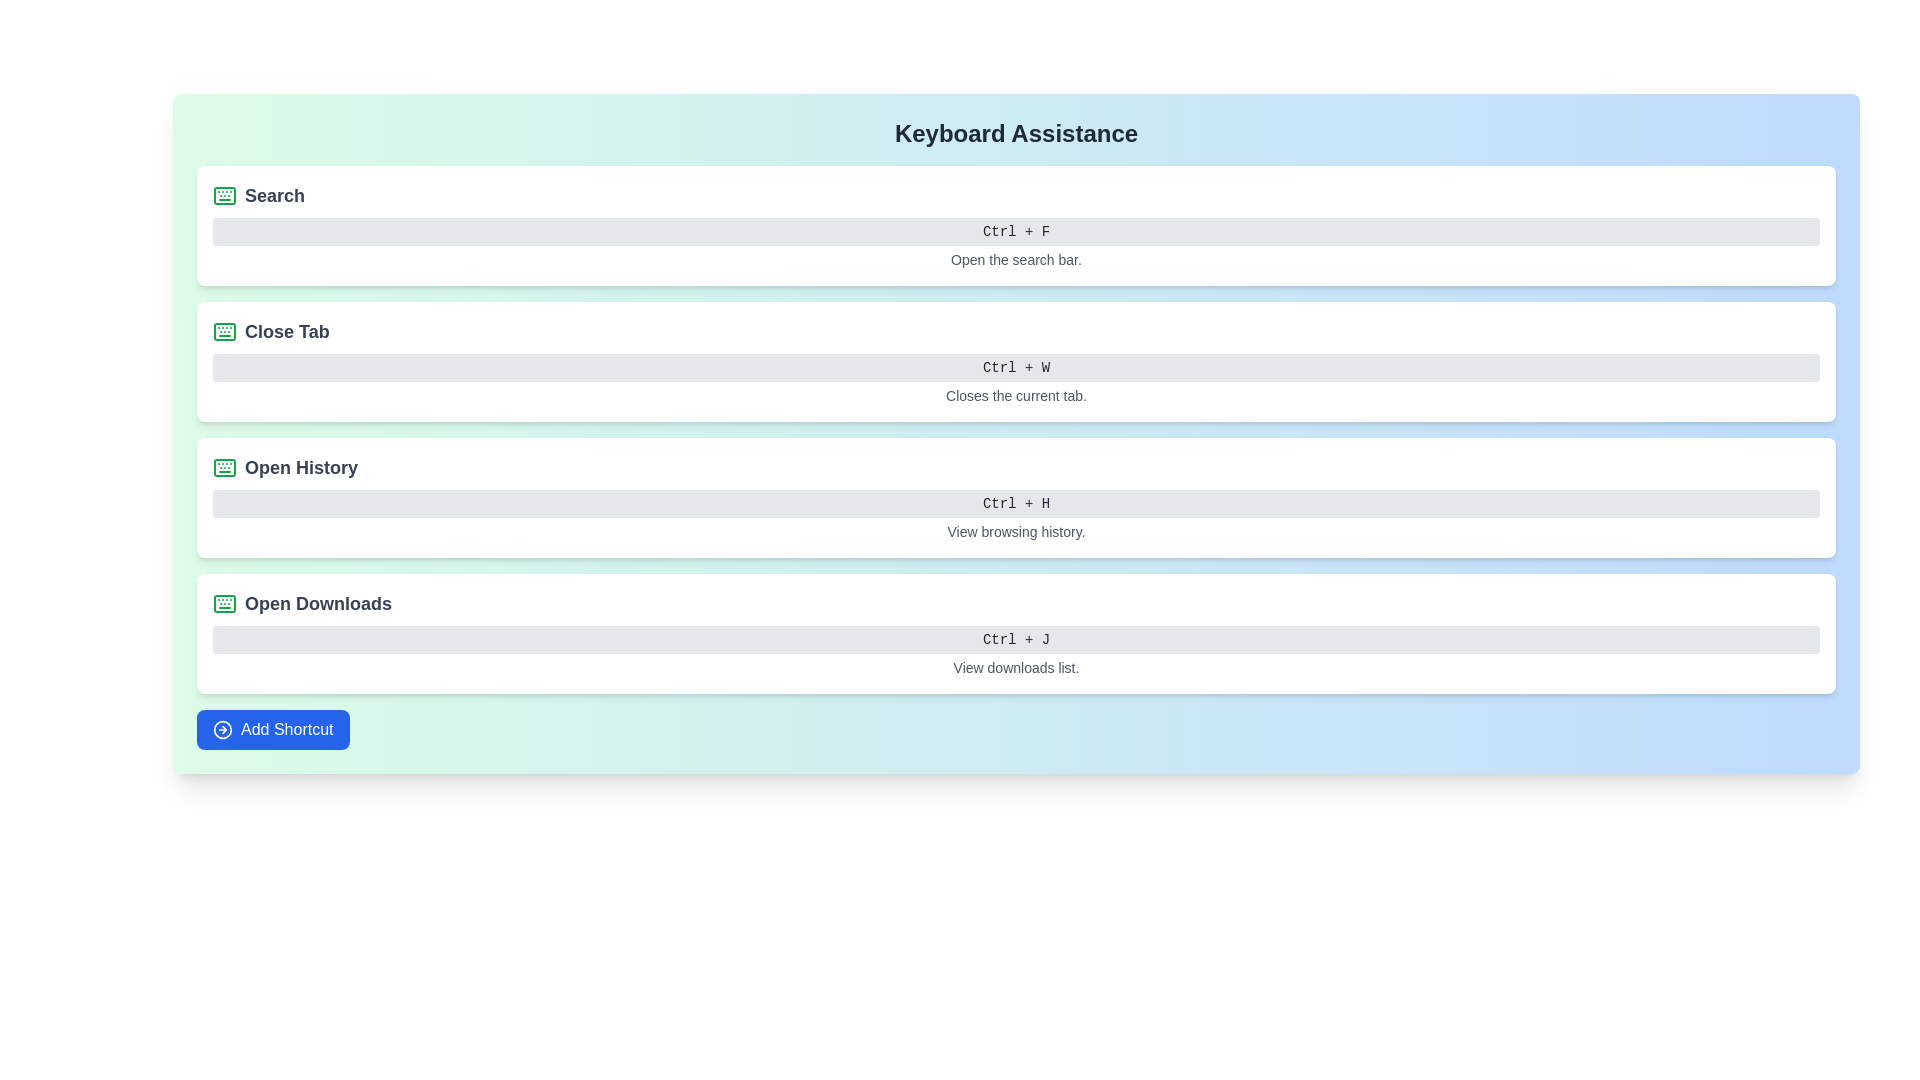  What do you see at coordinates (1016, 667) in the screenshot?
I see `the static text element that displays 'View downloads list.' located below the 'Ctrl + J' label in the 'Open Downloads' section` at bounding box center [1016, 667].